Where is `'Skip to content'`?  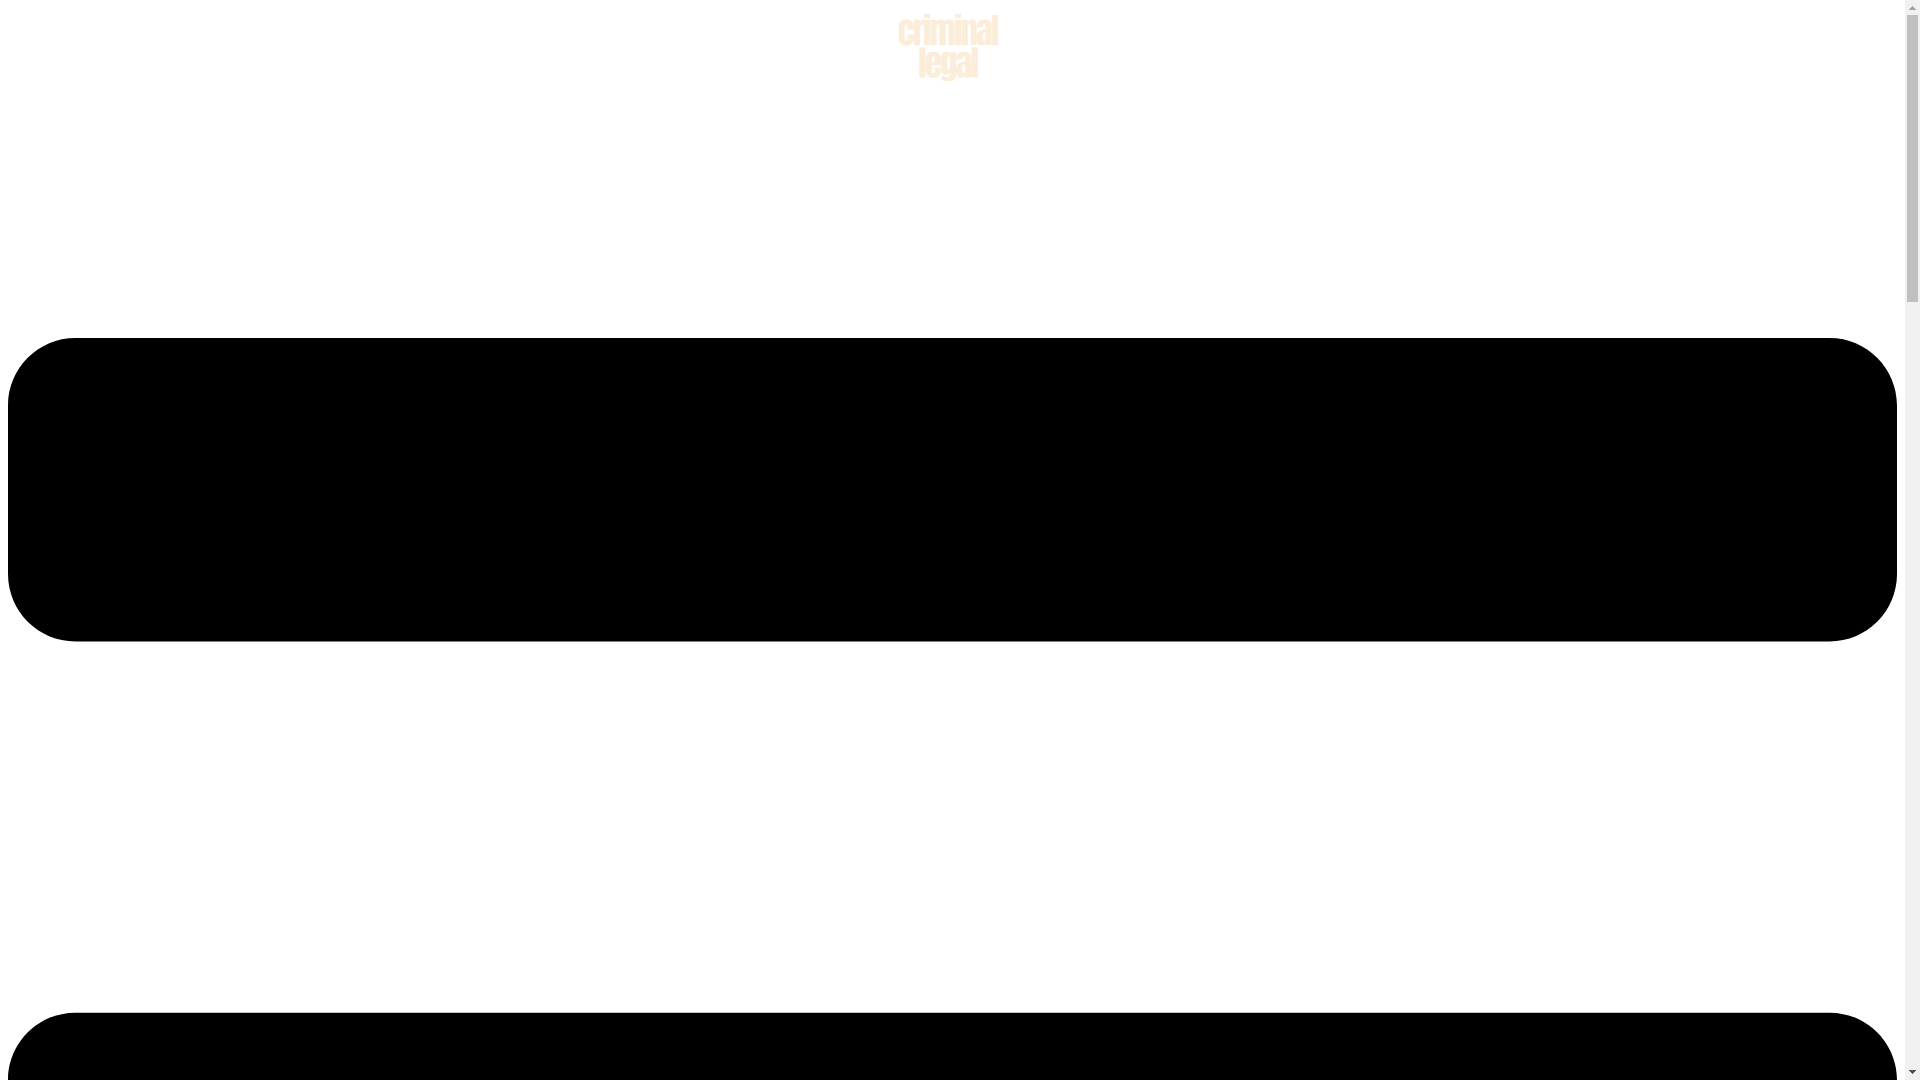
'Skip to content' is located at coordinates (7, 7).